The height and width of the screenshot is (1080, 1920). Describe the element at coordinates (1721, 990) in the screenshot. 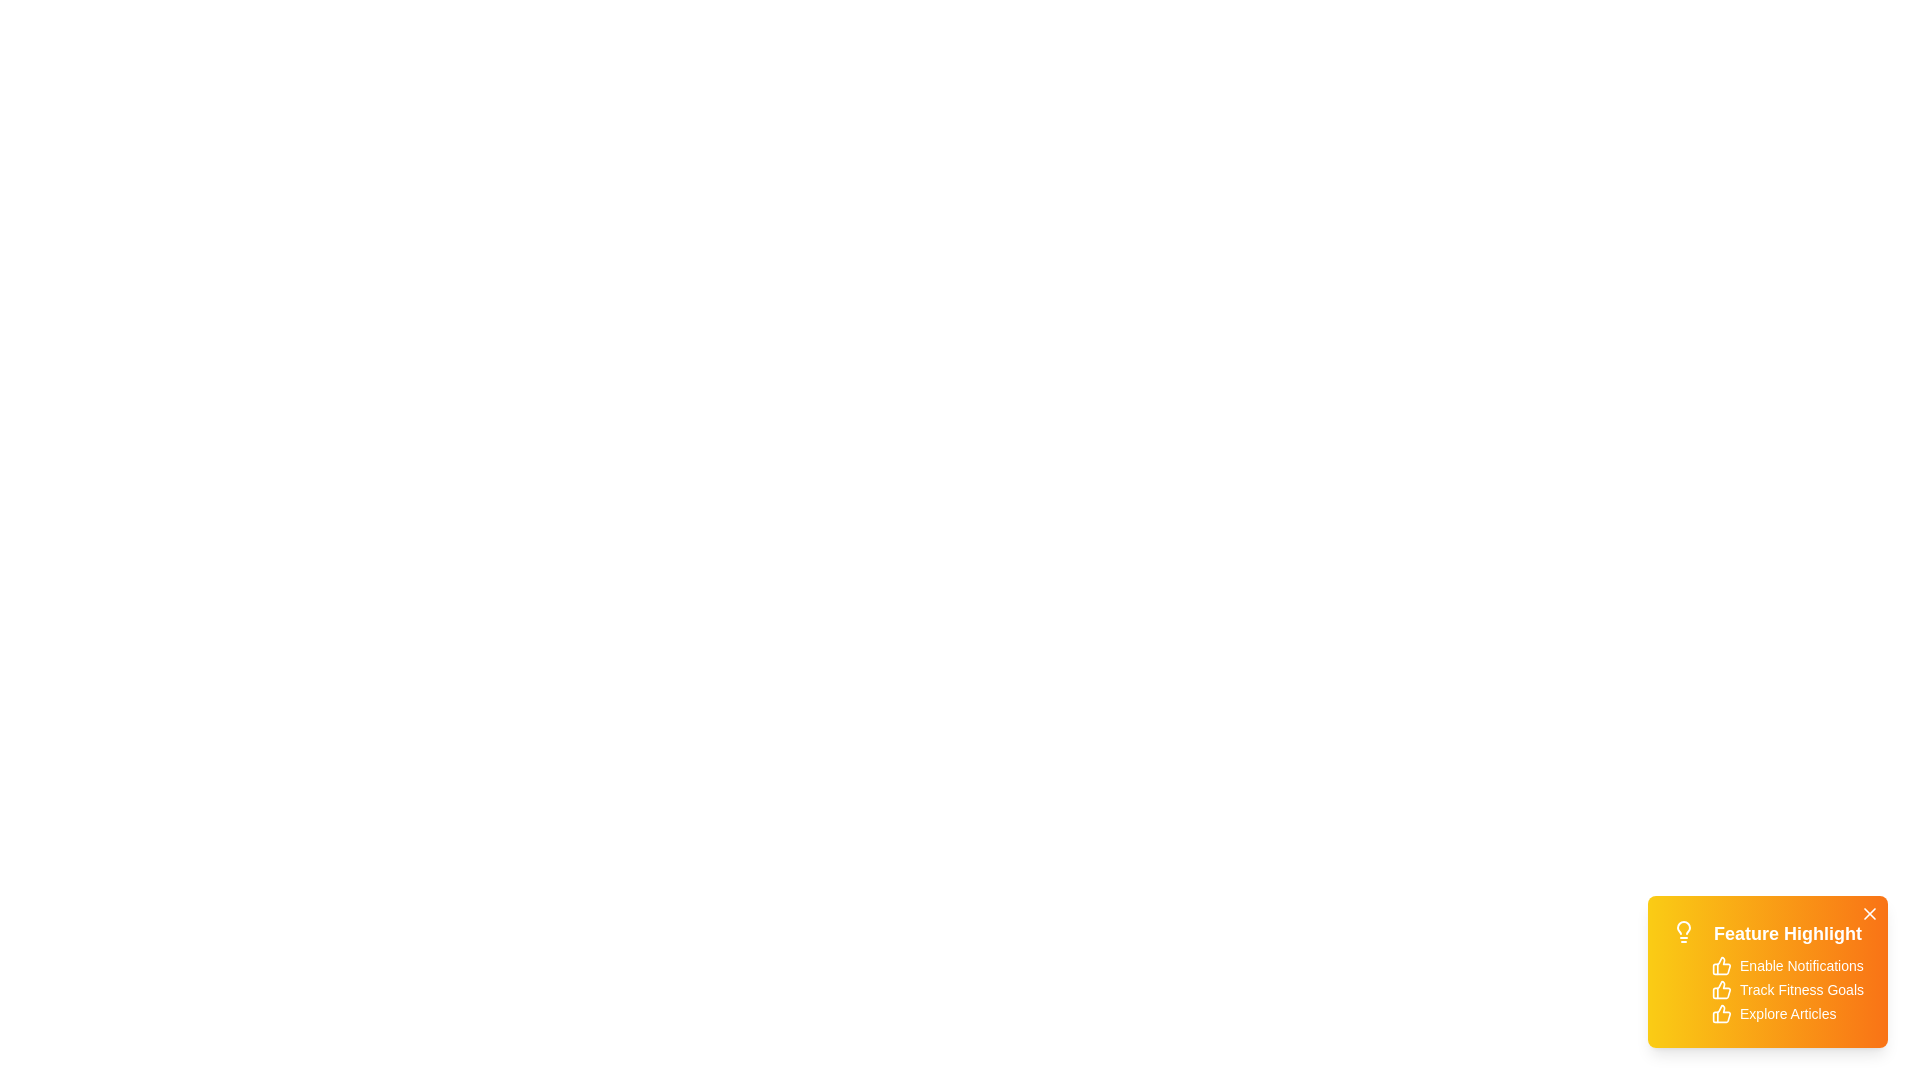

I see `the suggestion Track Fitness Goals to view its tooltip or effect` at that location.